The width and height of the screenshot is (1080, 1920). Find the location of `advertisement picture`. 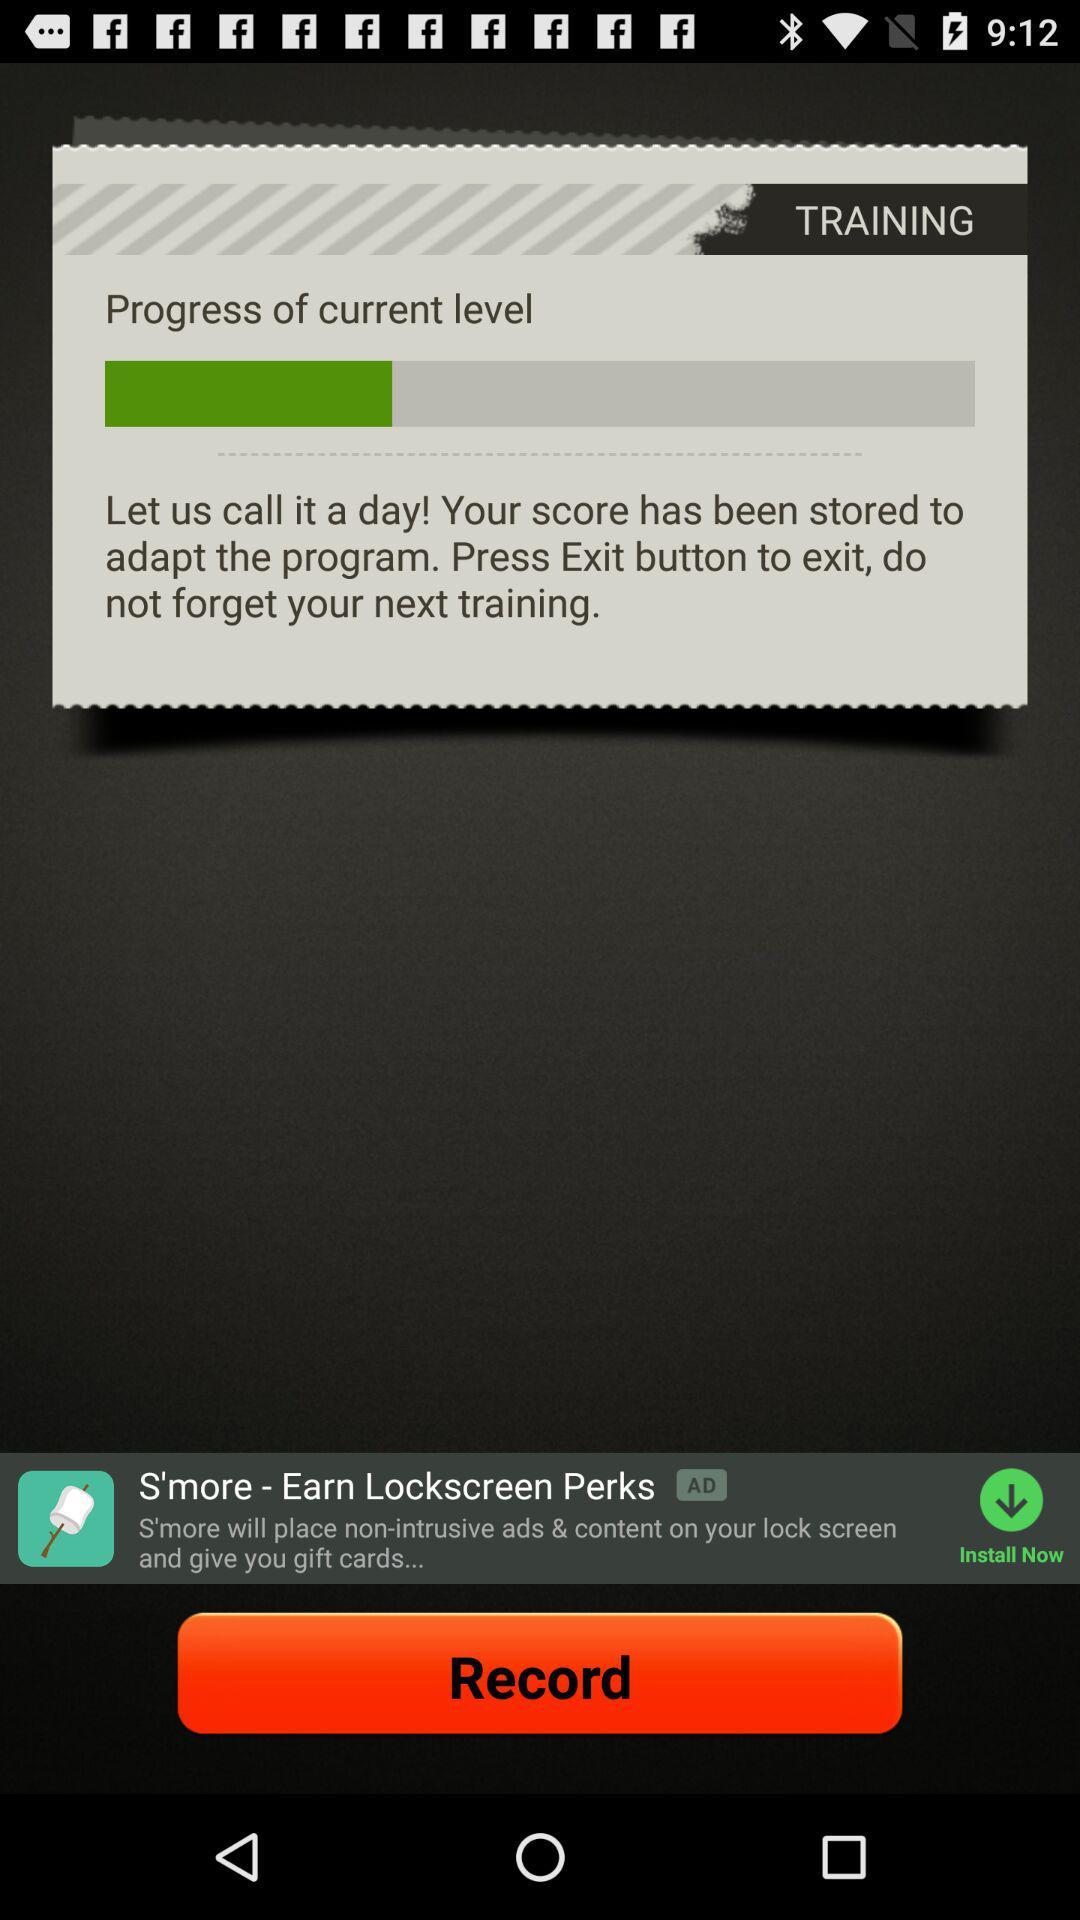

advertisement picture is located at coordinates (64, 1518).